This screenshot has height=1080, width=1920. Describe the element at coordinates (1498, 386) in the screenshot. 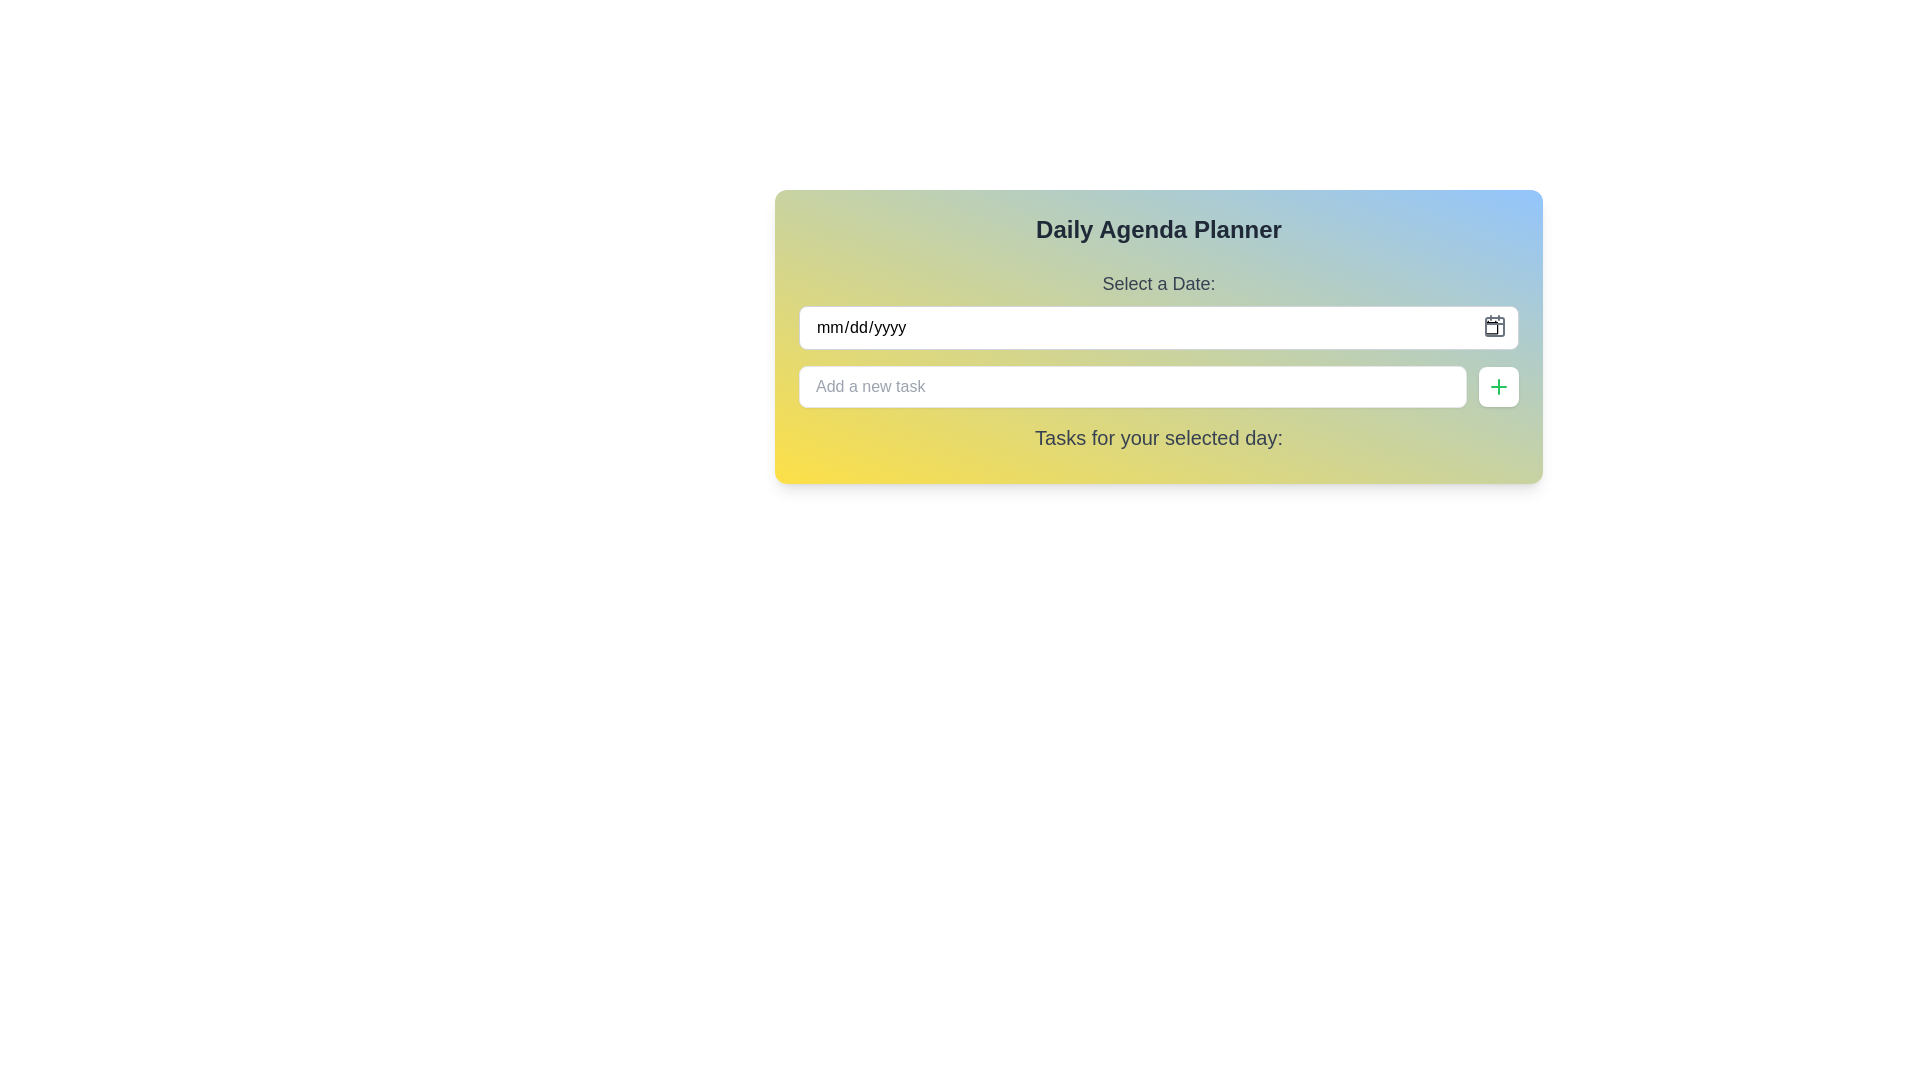

I see `the 'Add' button located to the right of the 'Add a new task' input field` at that location.